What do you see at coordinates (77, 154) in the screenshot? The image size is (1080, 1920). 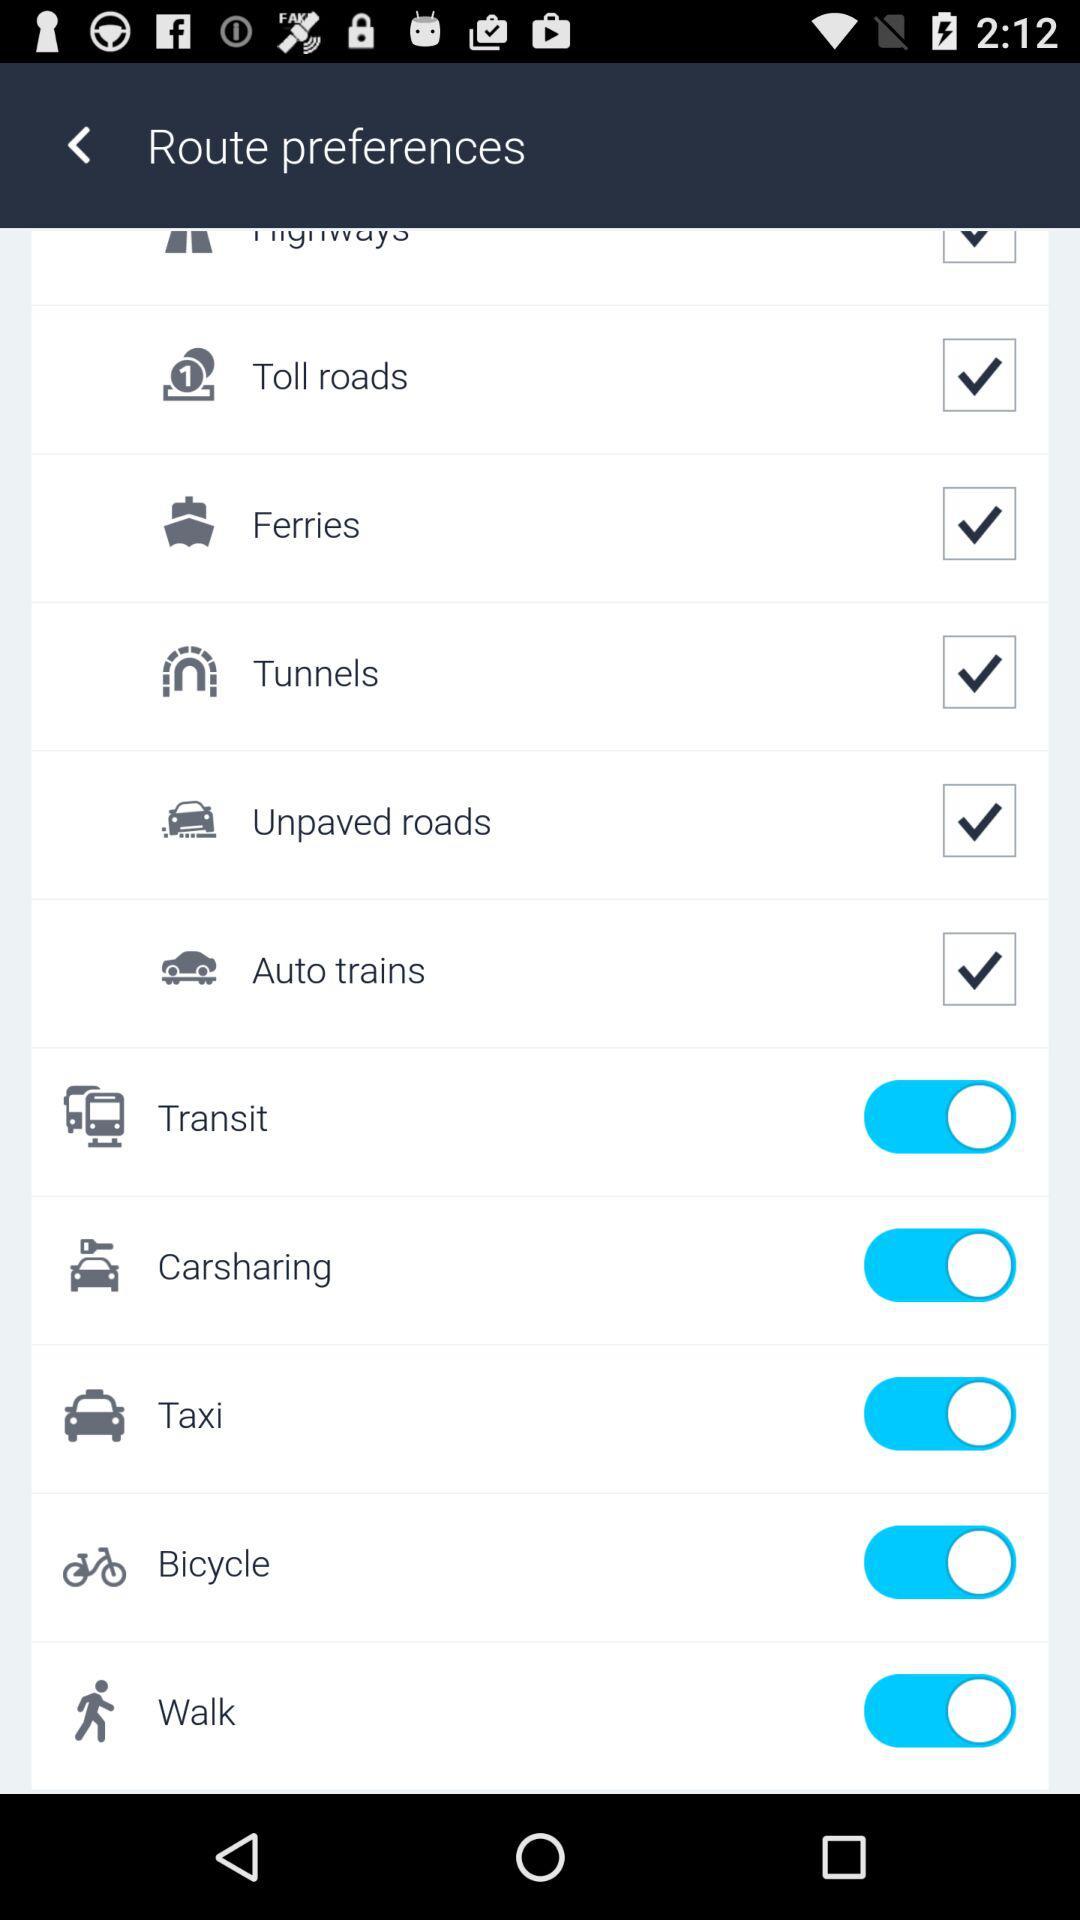 I see `the arrow_backward icon` at bounding box center [77, 154].